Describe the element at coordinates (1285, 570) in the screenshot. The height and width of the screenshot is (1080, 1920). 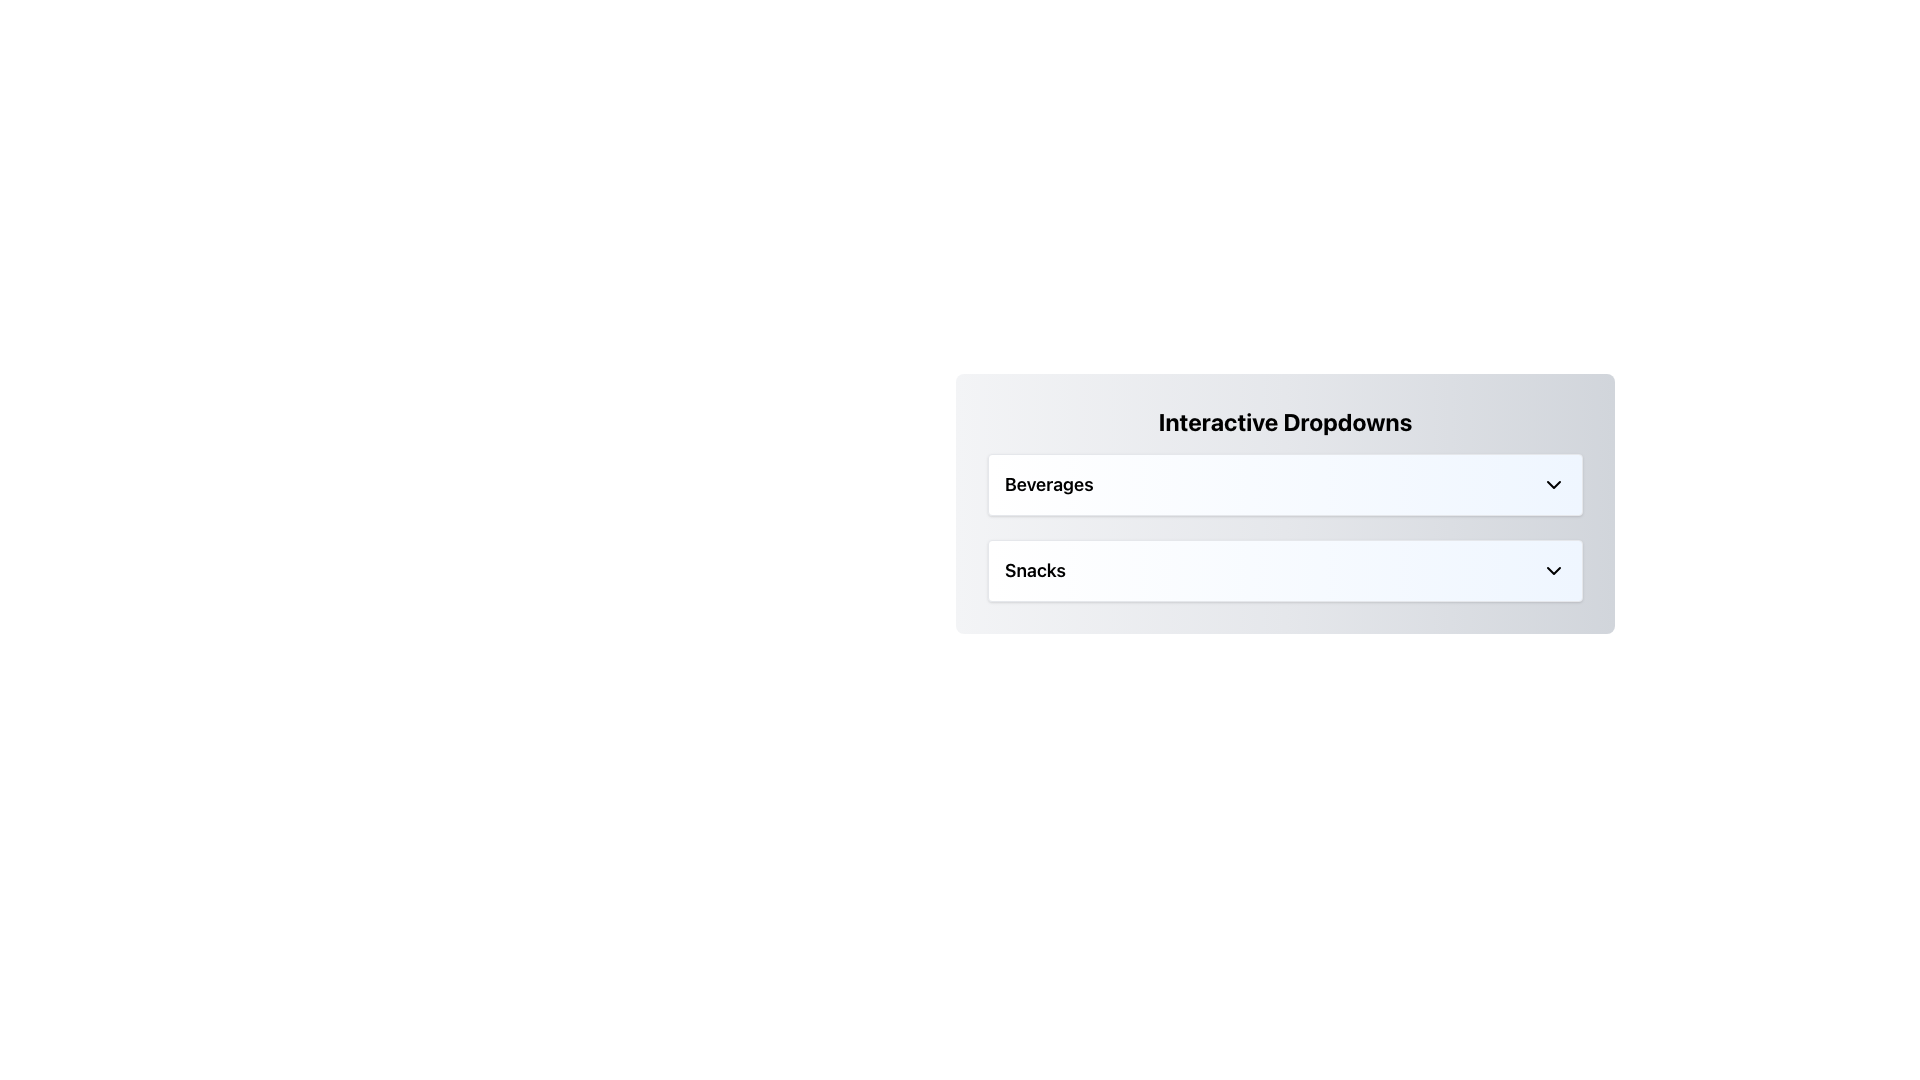
I see `the dropdown menu for selecting options related to 'Snacks'` at that location.